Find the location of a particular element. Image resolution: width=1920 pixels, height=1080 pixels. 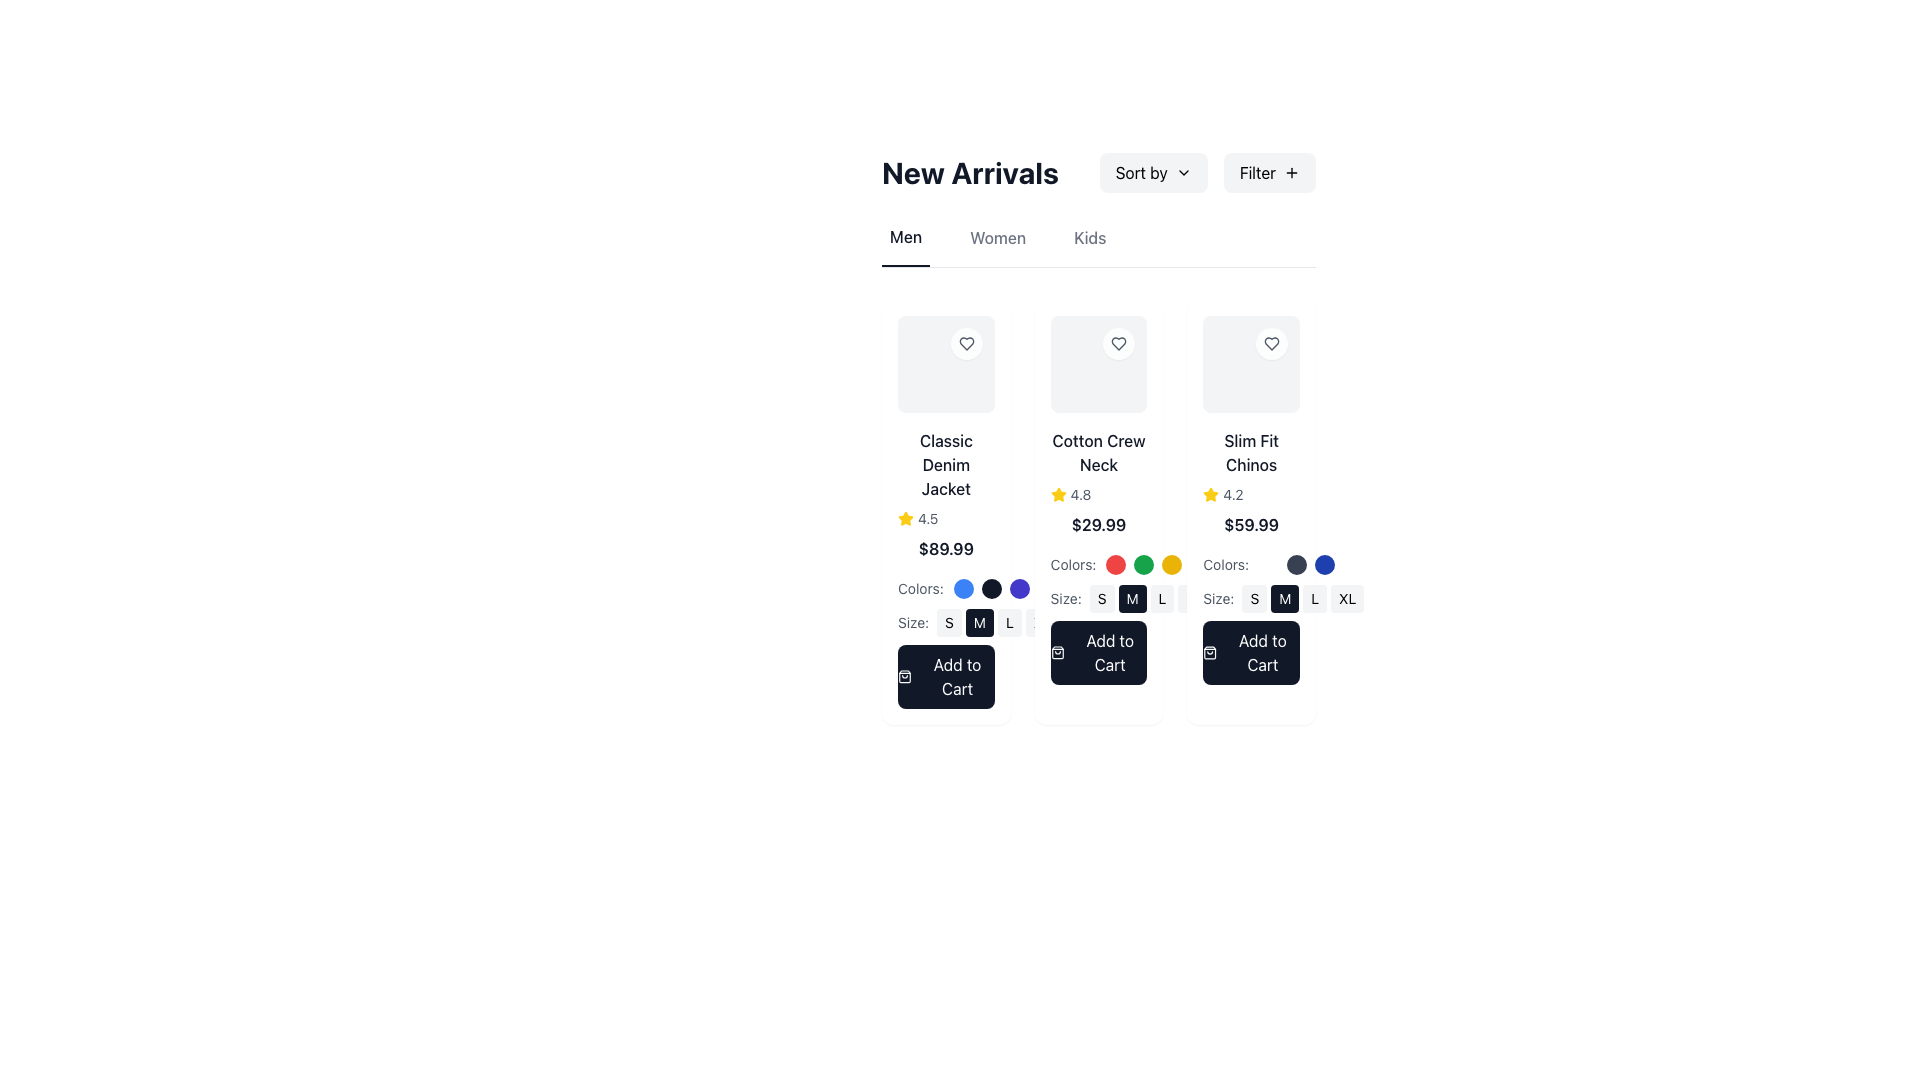

the heart icon button representing the favorite or like action for the 'Cotton Crew Neck' product is located at coordinates (1118, 342).